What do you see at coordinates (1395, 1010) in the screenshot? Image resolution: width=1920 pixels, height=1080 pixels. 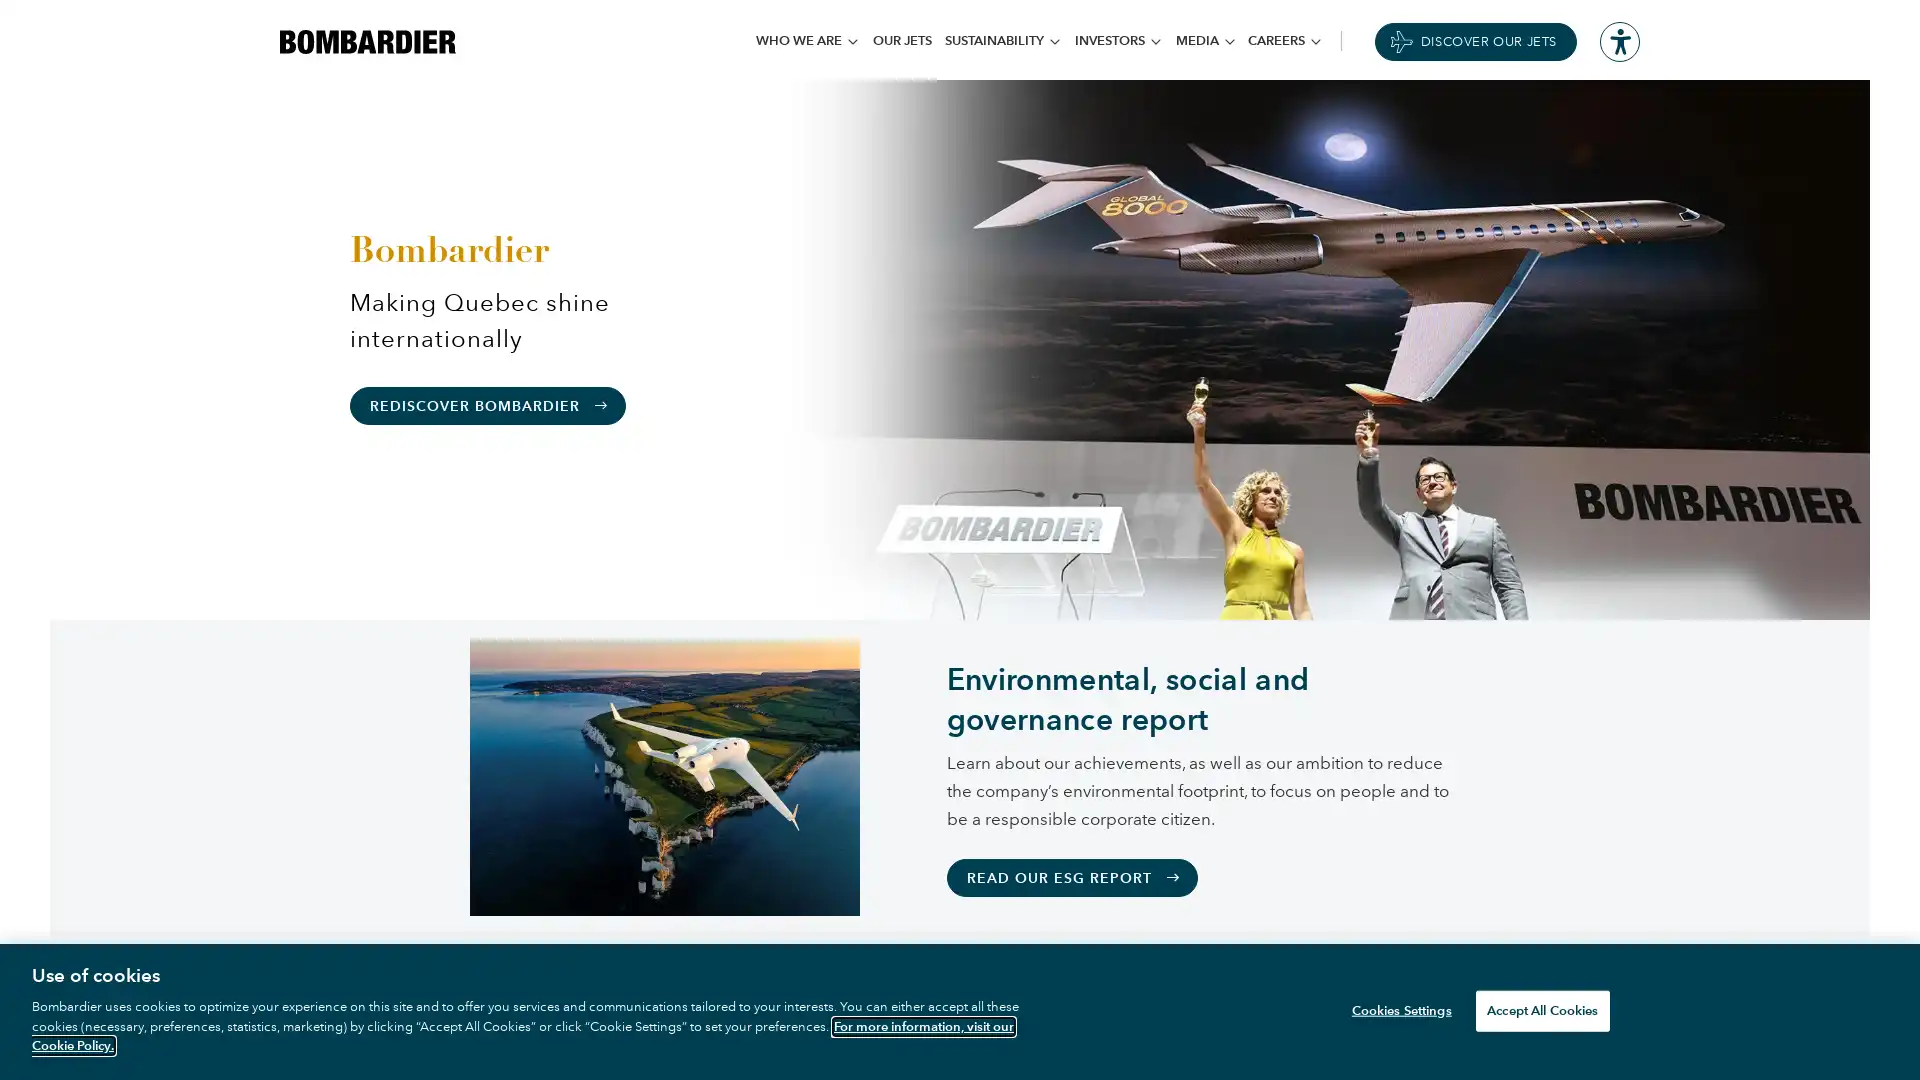 I see `Cookies Settings` at bounding box center [1395, 1010].